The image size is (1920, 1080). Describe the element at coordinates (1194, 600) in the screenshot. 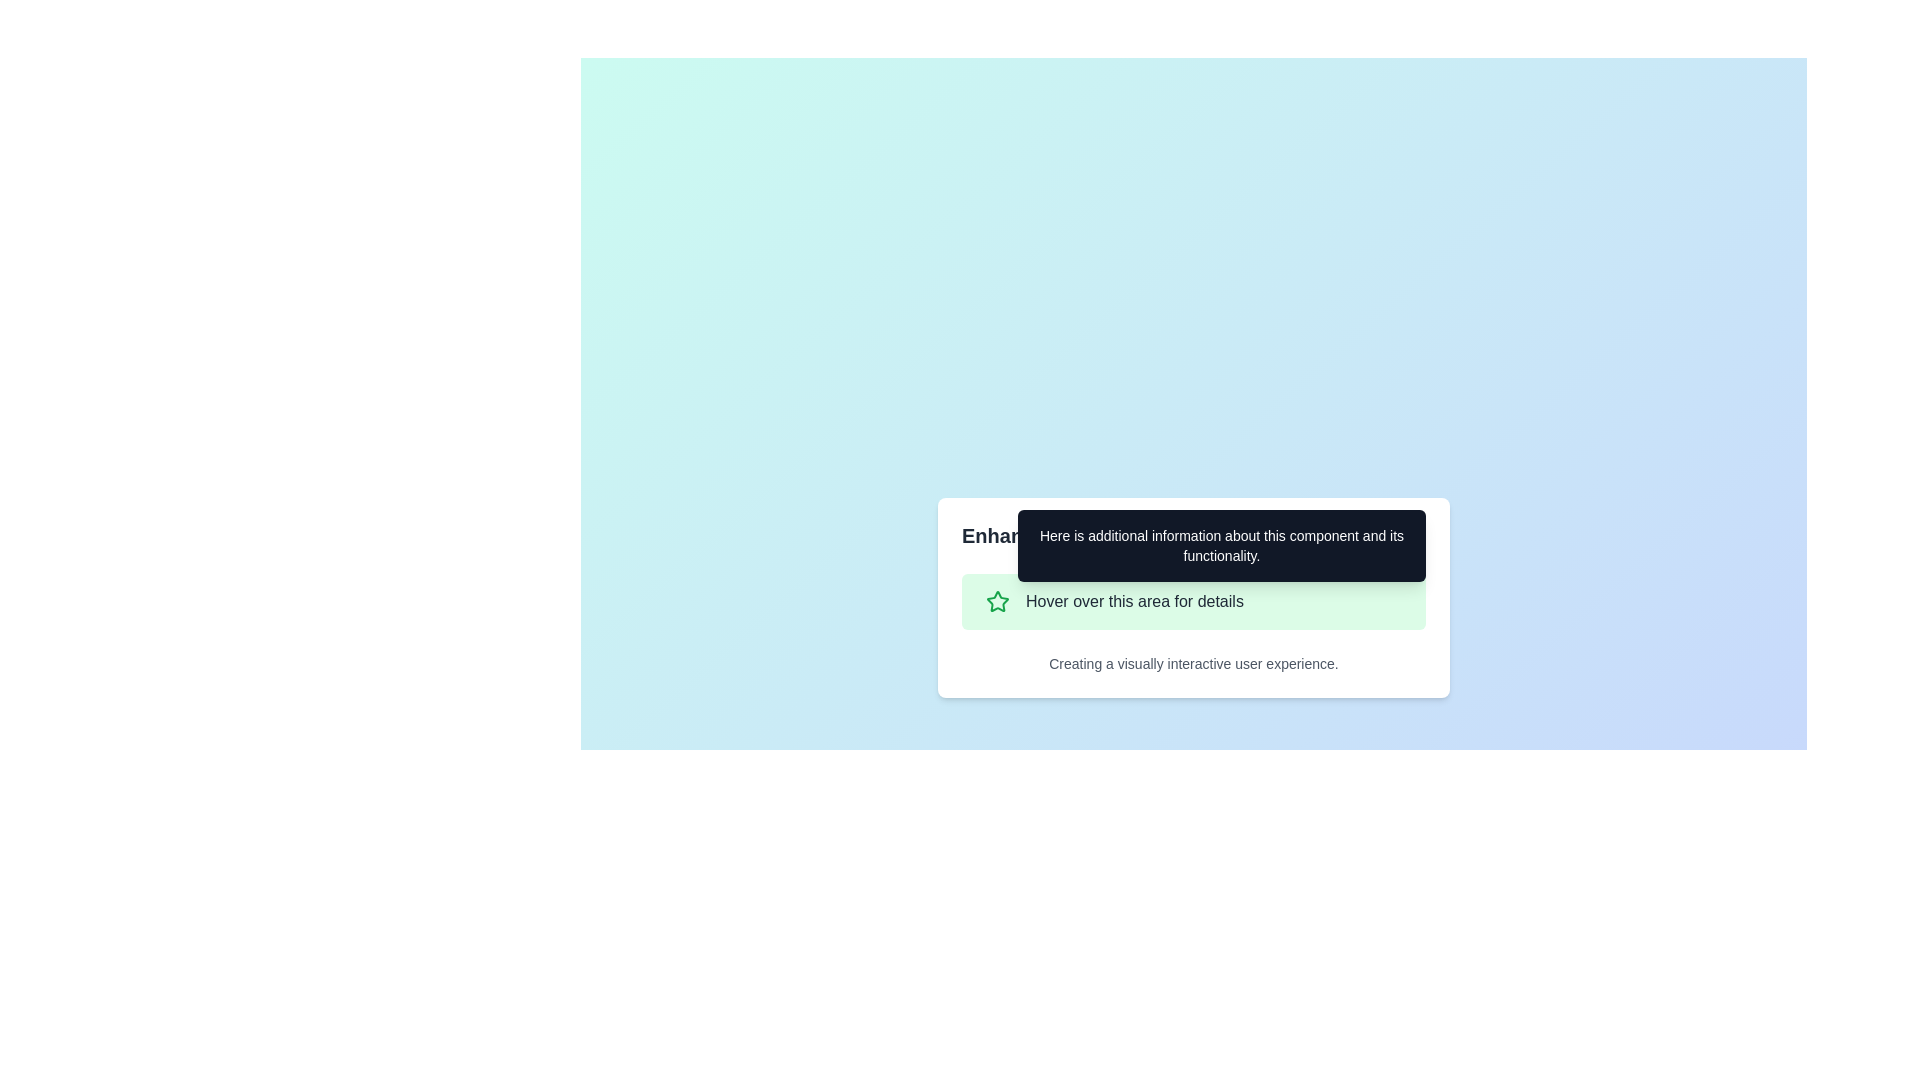

I see `the Interactive Tooltip Trigger Area, which has a green background with rounded corners and displays the text 'Hover over this area for details'` at that location.